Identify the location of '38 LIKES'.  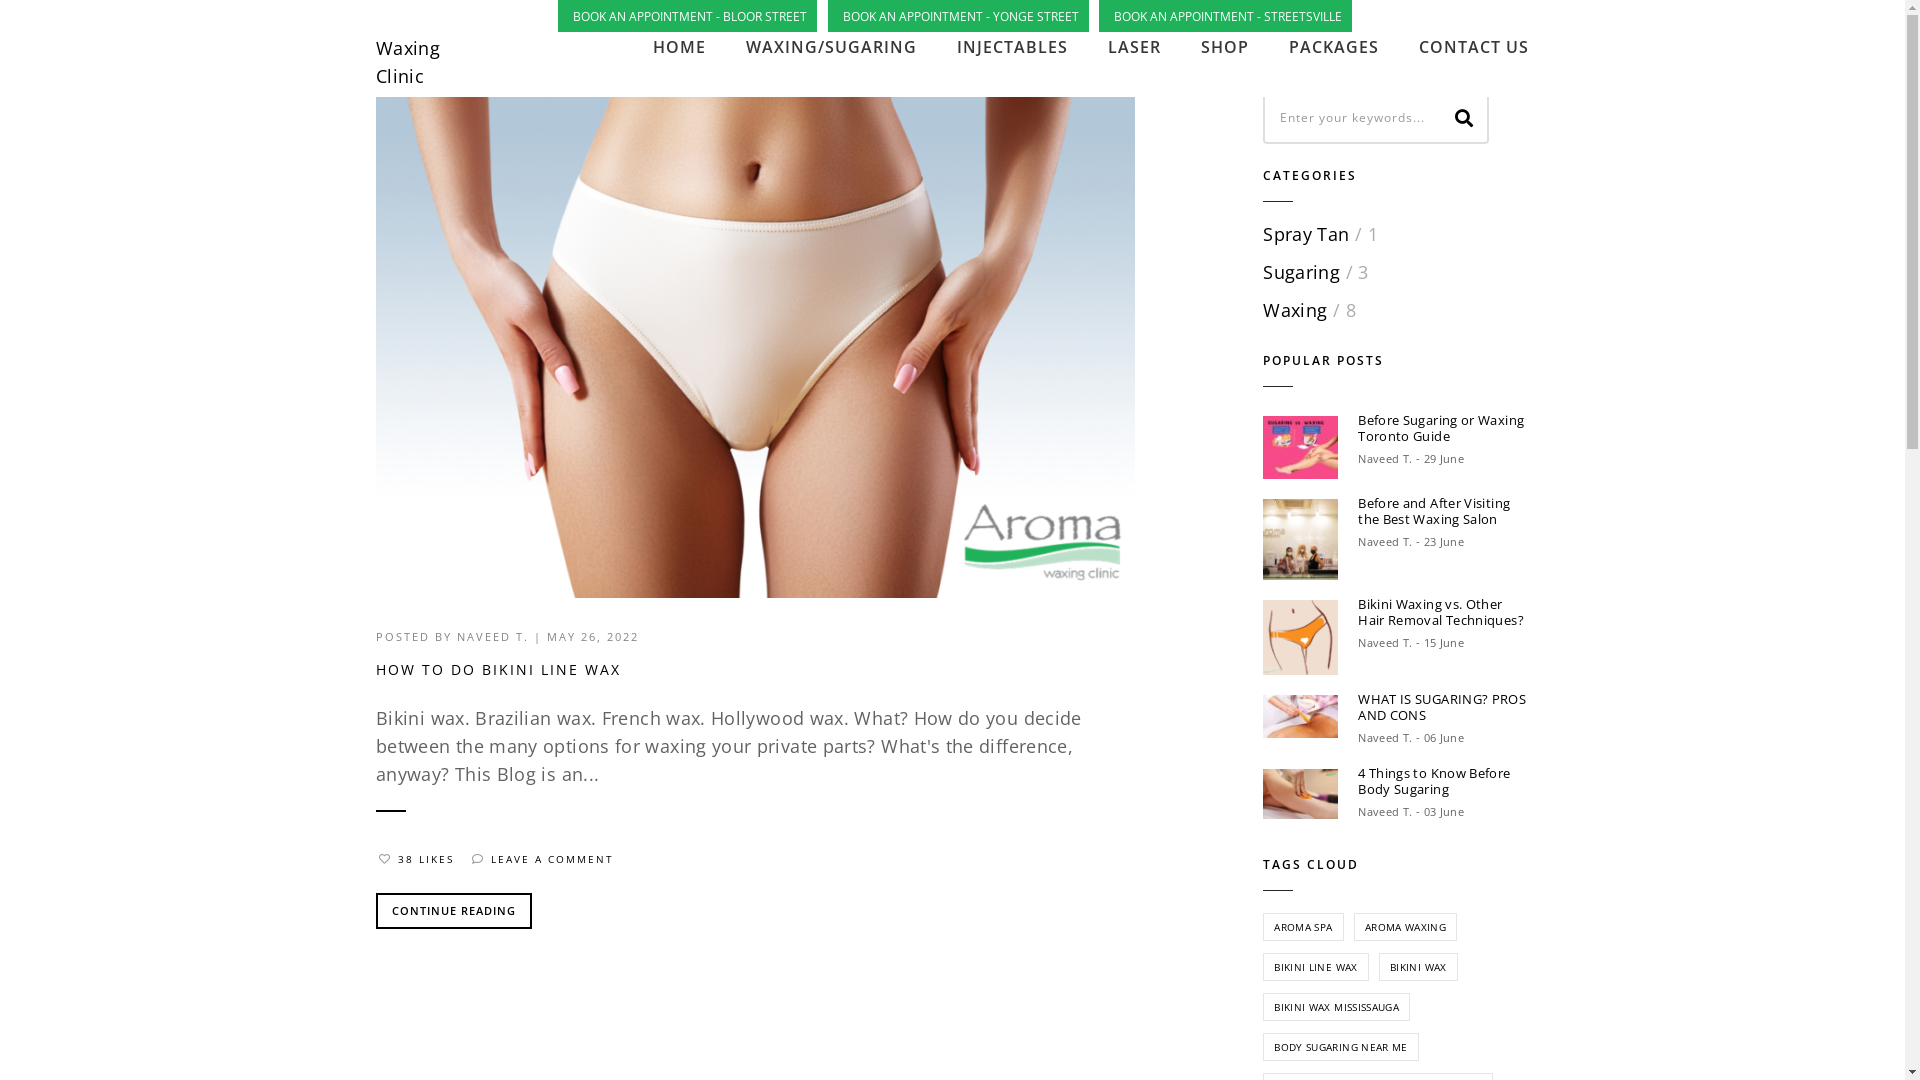
(413, 858).